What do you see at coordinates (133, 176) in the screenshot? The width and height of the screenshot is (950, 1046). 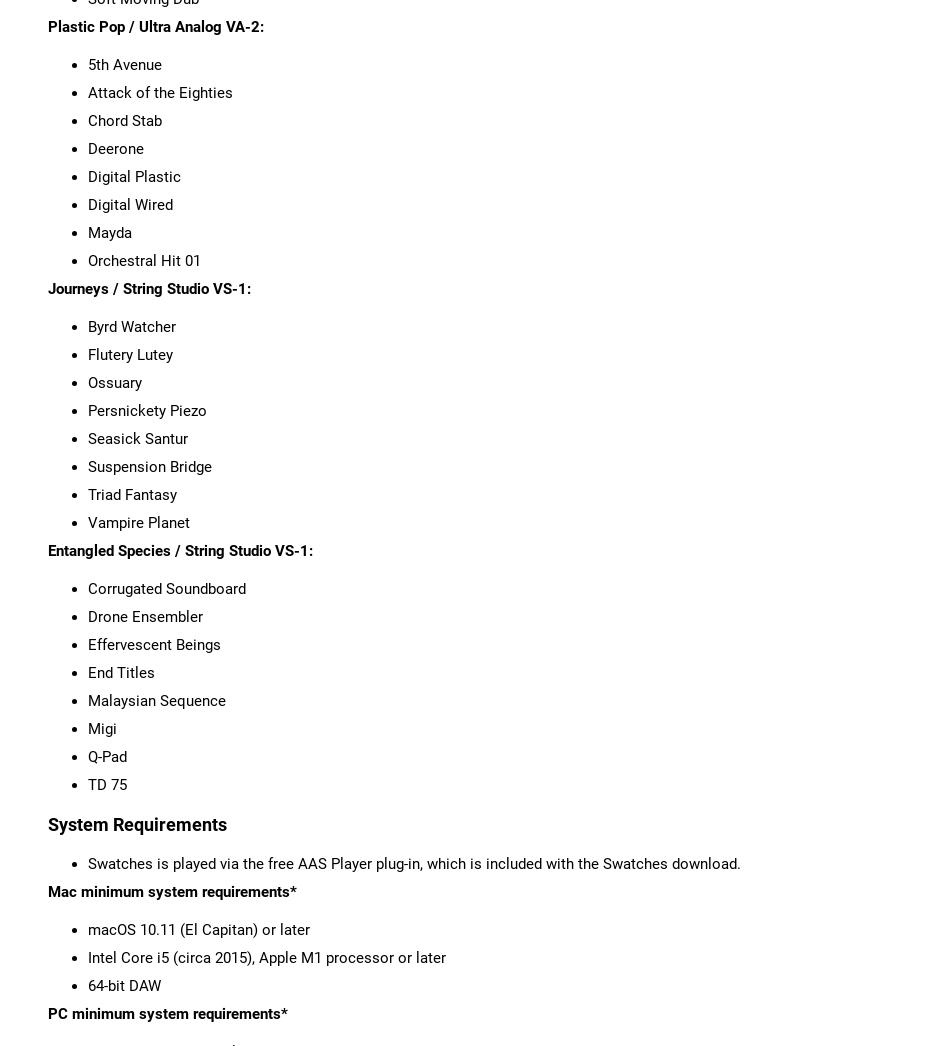 I see `'Digital Plastic'` at bounding box center [133, 176].